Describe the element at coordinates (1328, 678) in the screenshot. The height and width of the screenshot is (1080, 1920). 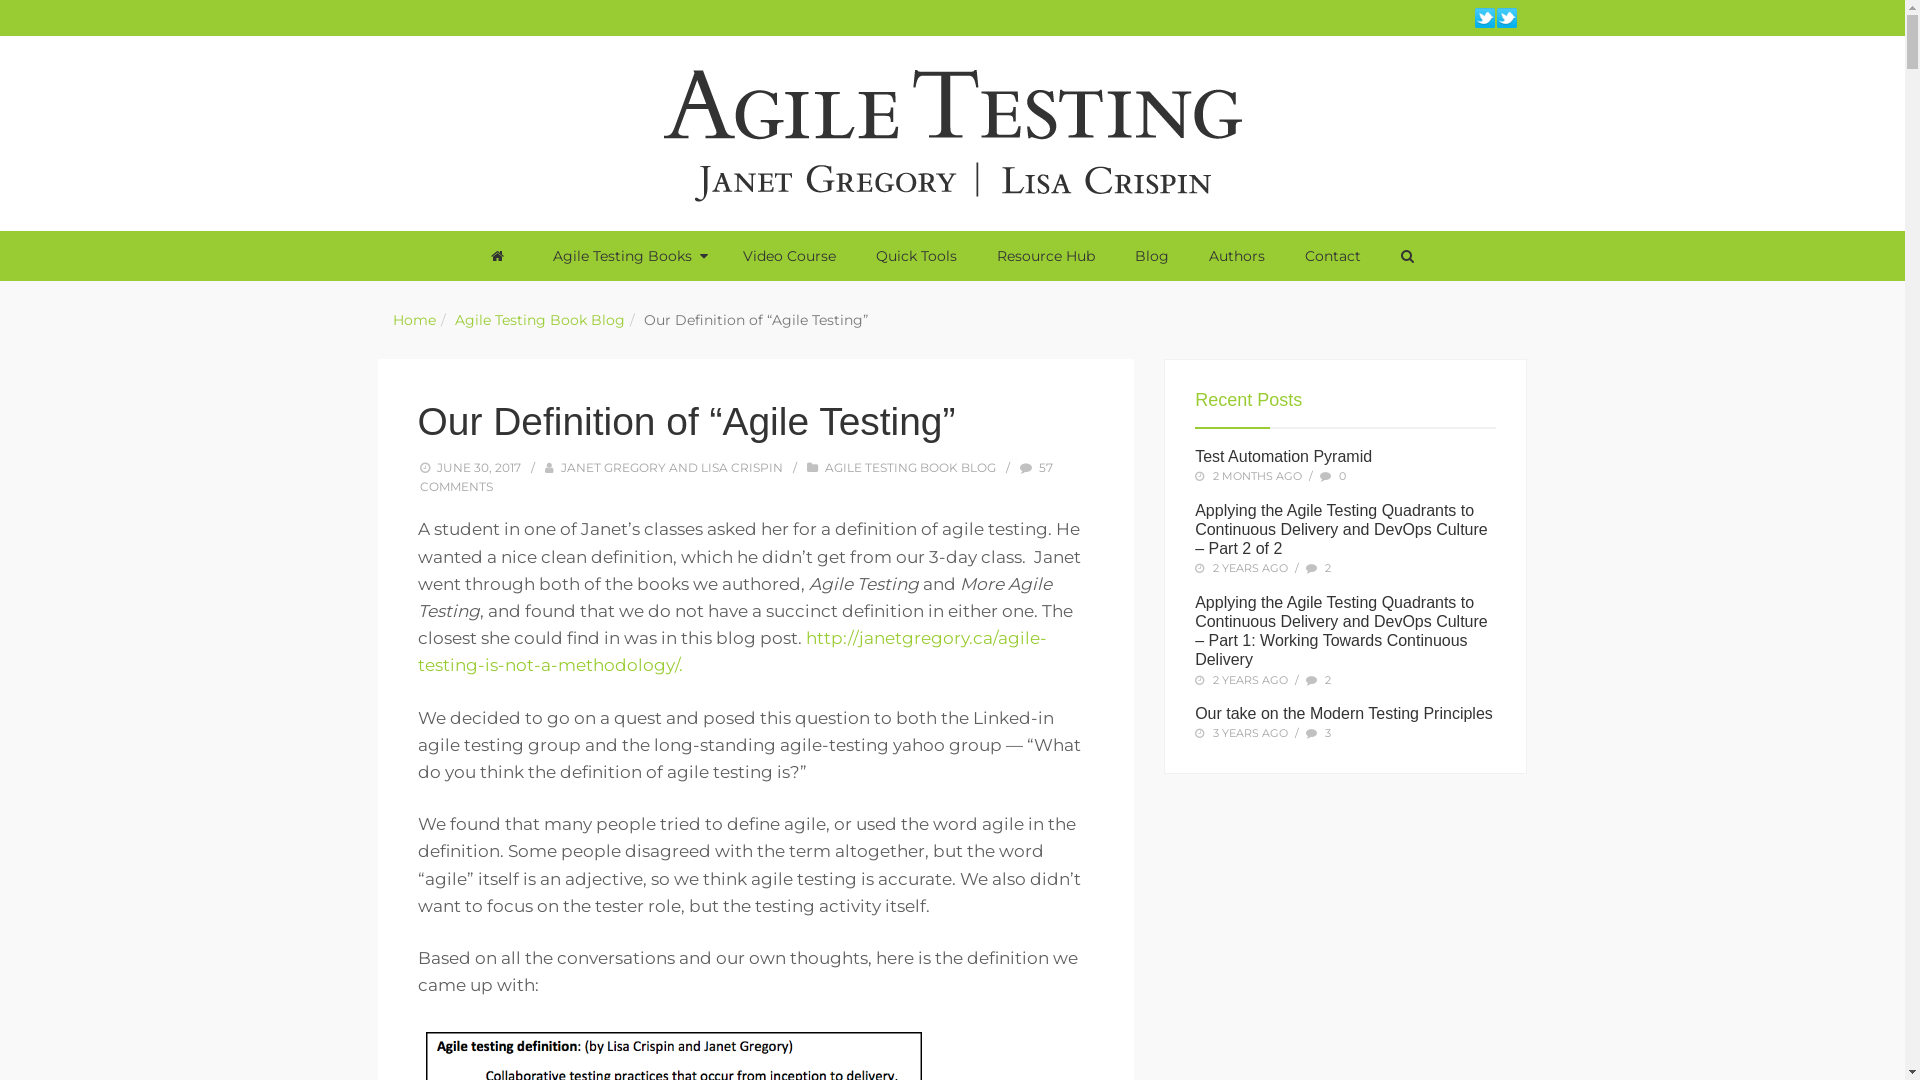
I see `'2'` at that location.